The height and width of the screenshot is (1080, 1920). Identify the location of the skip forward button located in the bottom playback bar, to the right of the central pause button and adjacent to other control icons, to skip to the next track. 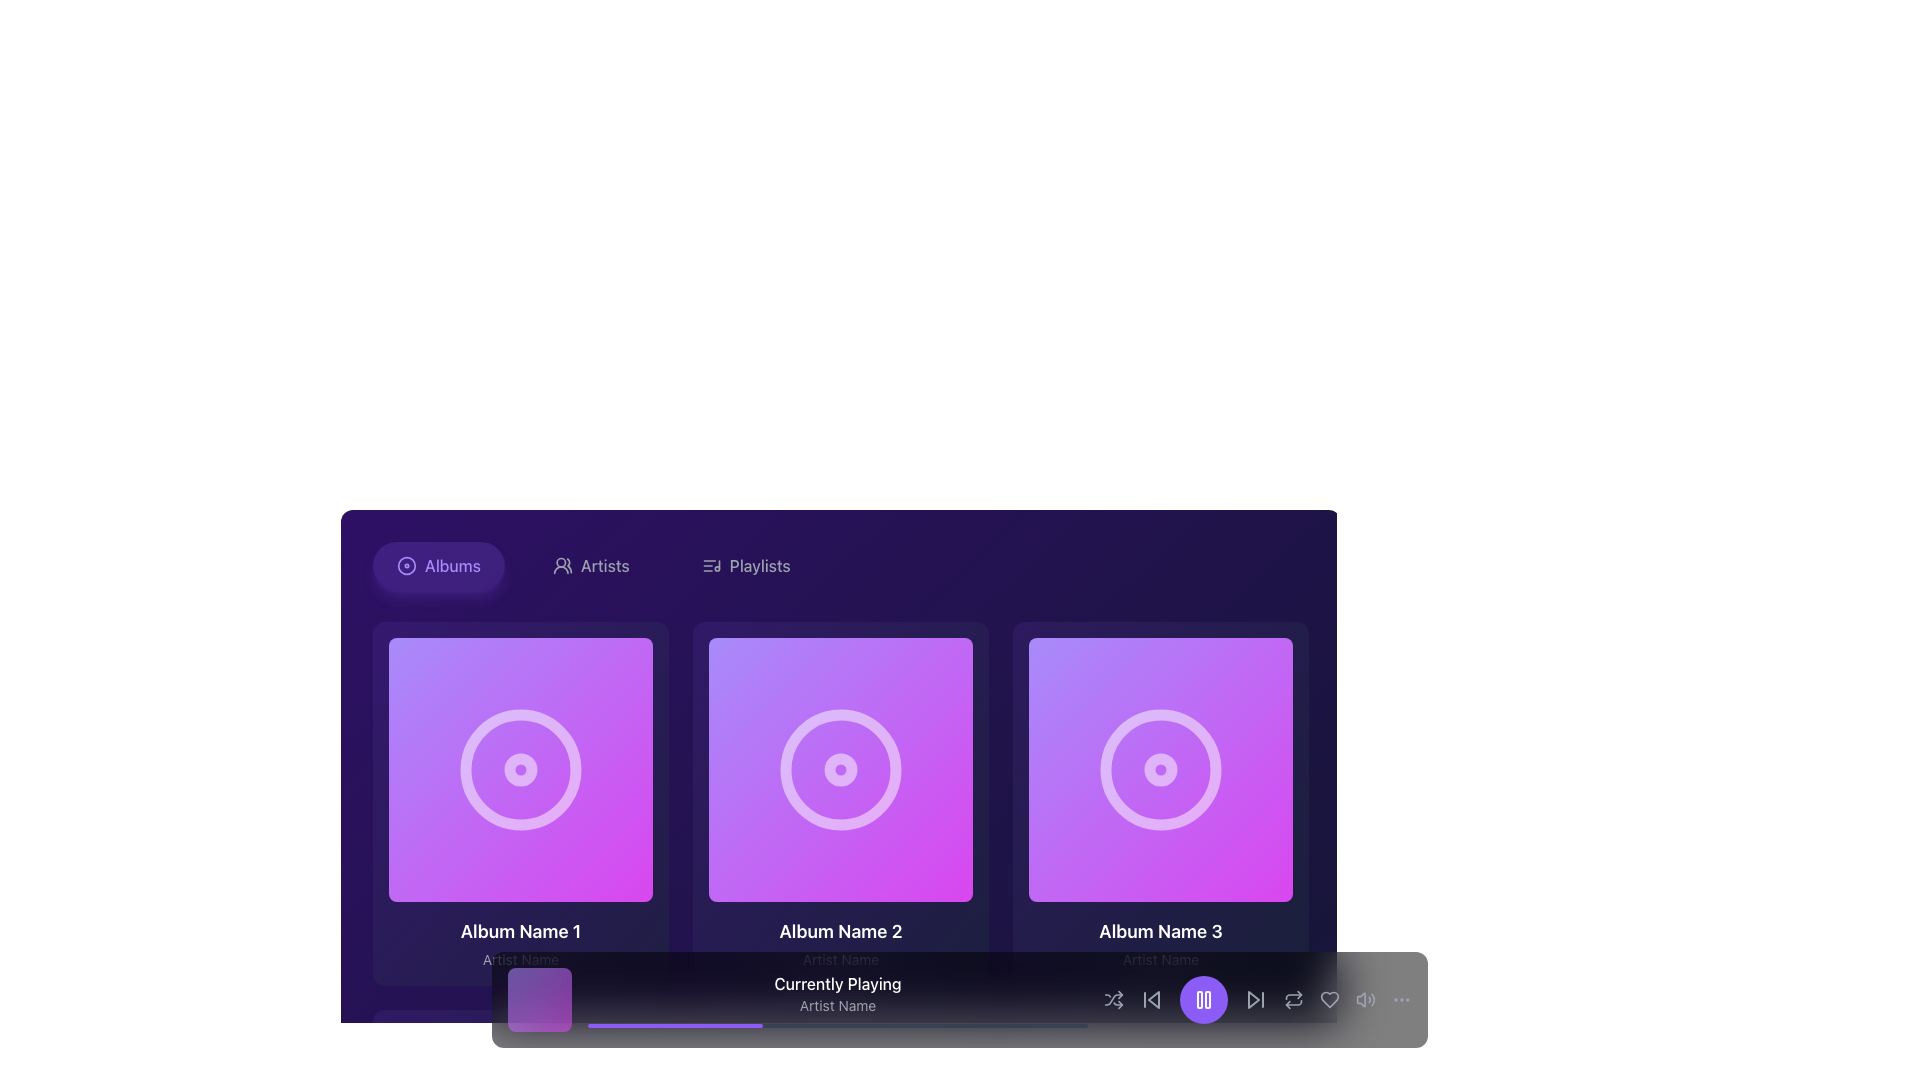
(1255, 999).